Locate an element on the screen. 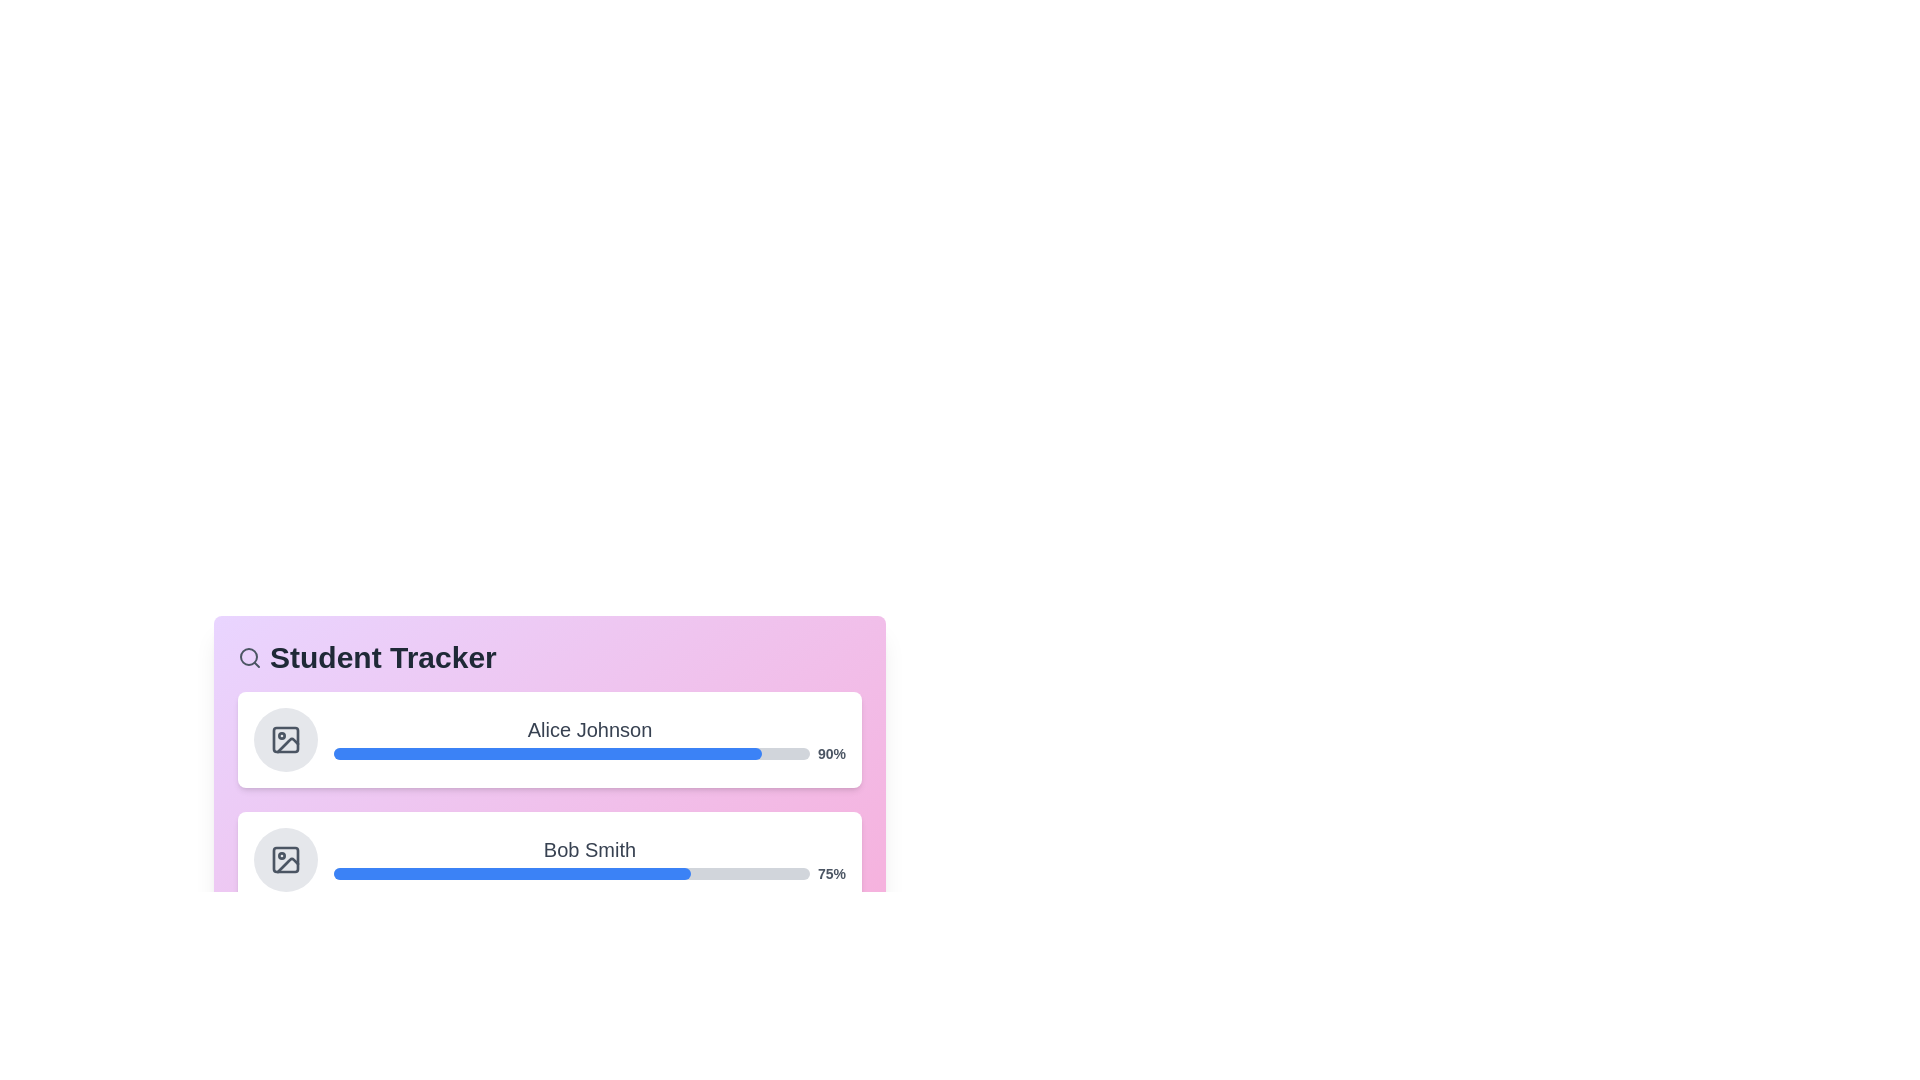 This screenshot has width=1920, height=1080. the placeholder image for Alice Johnson to upload a profile picture is located at coordinates (285, 740).